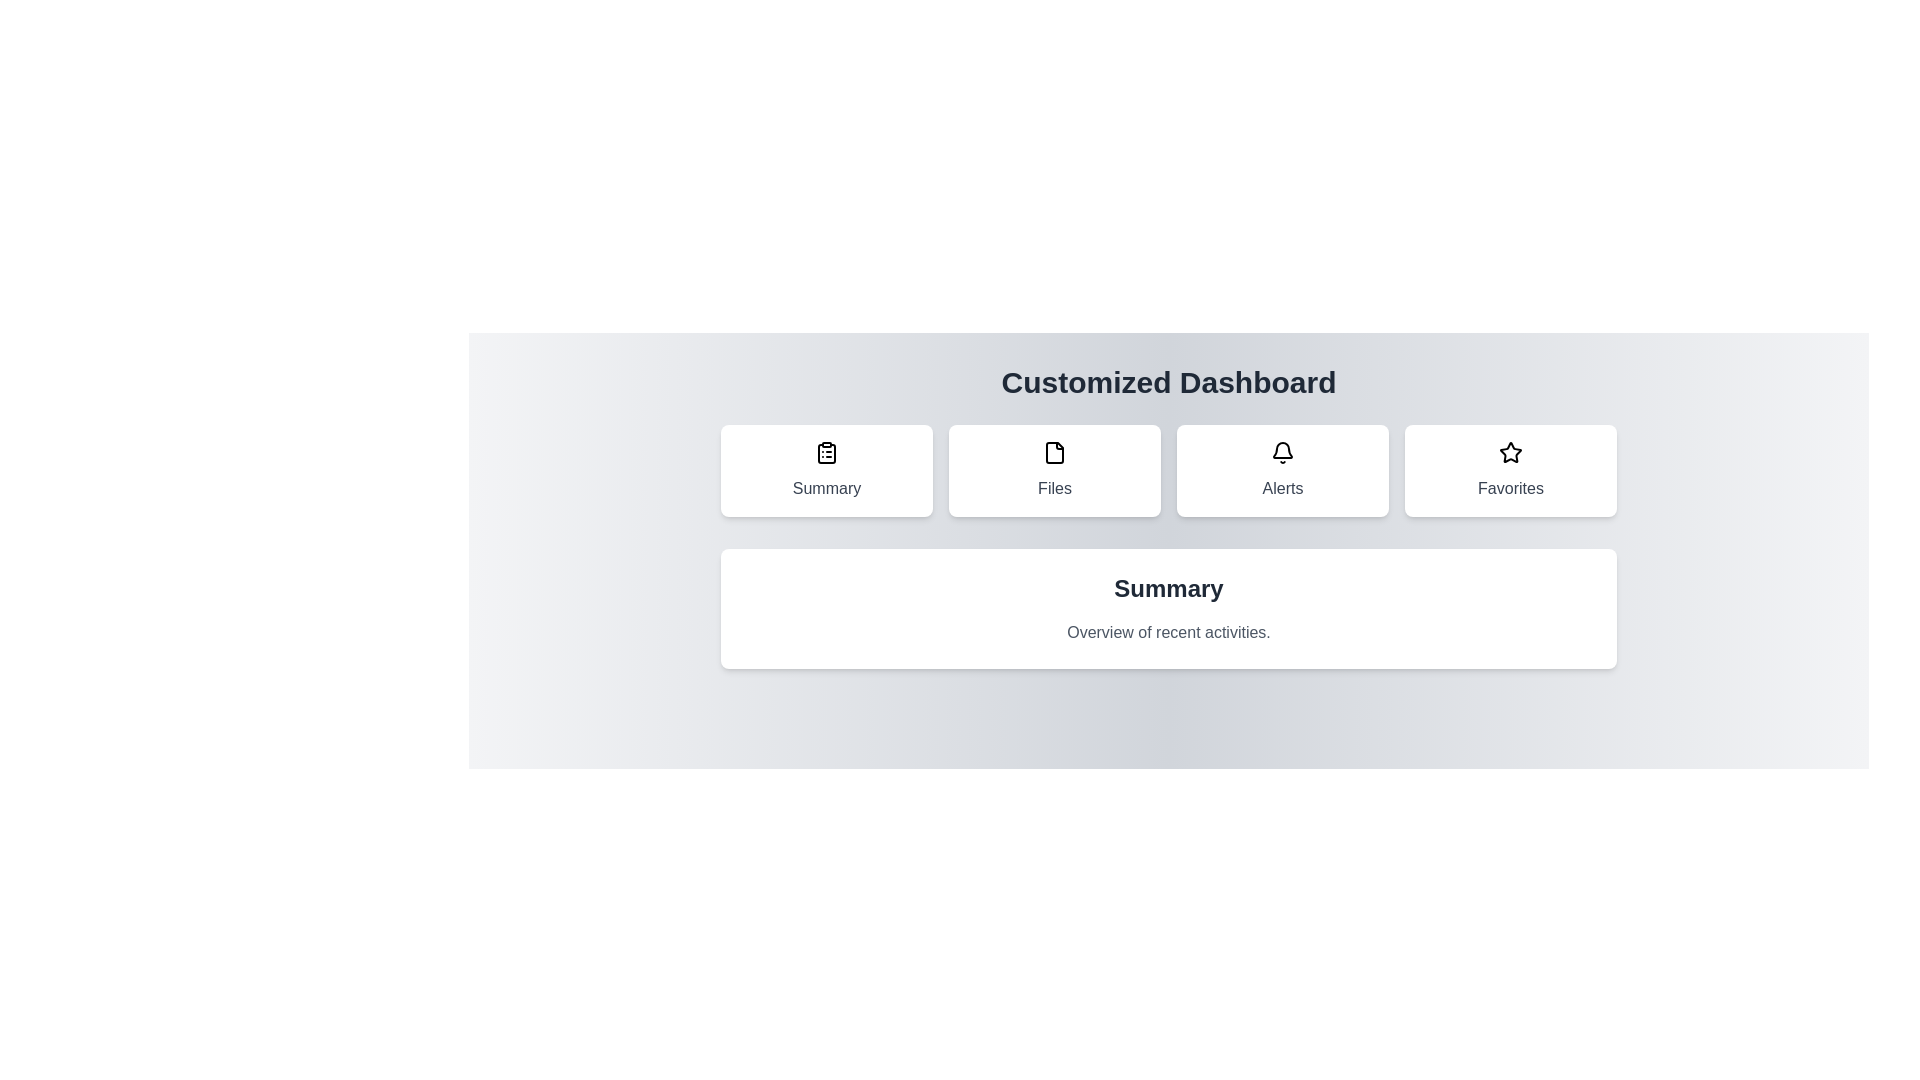  I want to click on text label 'Favorites' located at the bottom of the card, which is part of a grid layout under the 'Customized Dashboard' header, so click(1511, 489).